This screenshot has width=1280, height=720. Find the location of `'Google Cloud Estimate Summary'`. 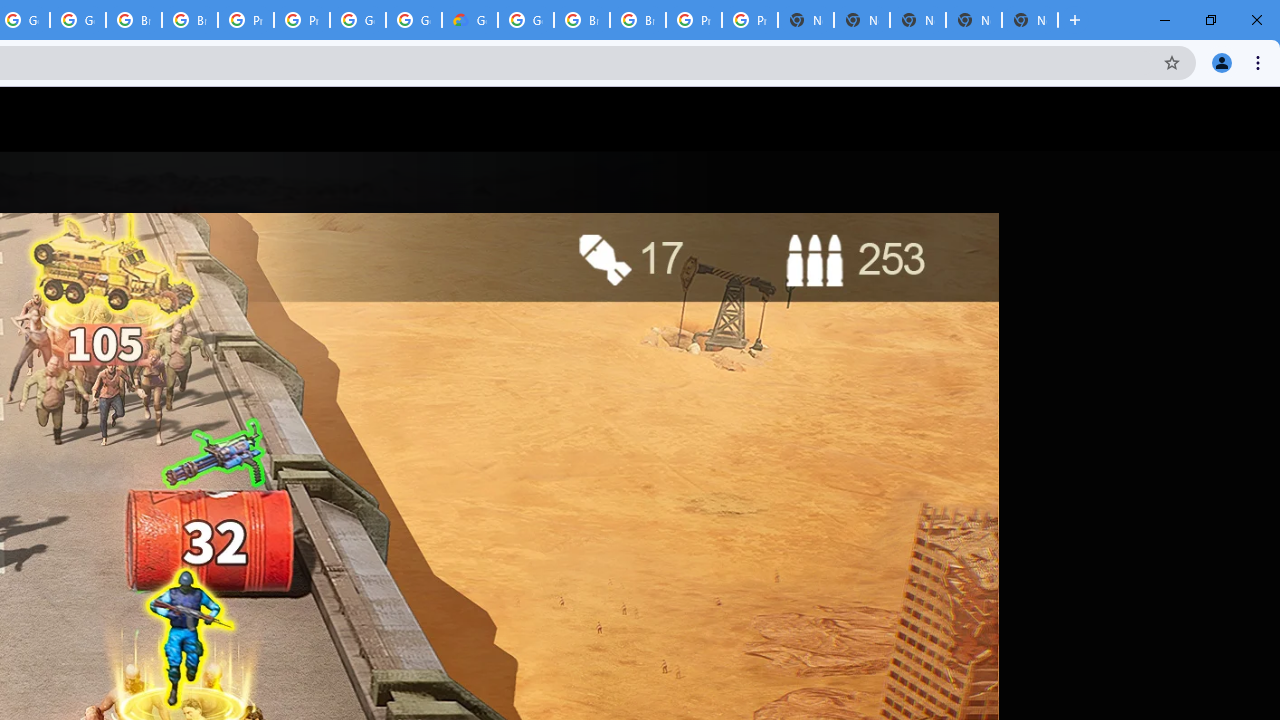

'Google Cloud Estimate Summary' is located at coordinates (468, 20).